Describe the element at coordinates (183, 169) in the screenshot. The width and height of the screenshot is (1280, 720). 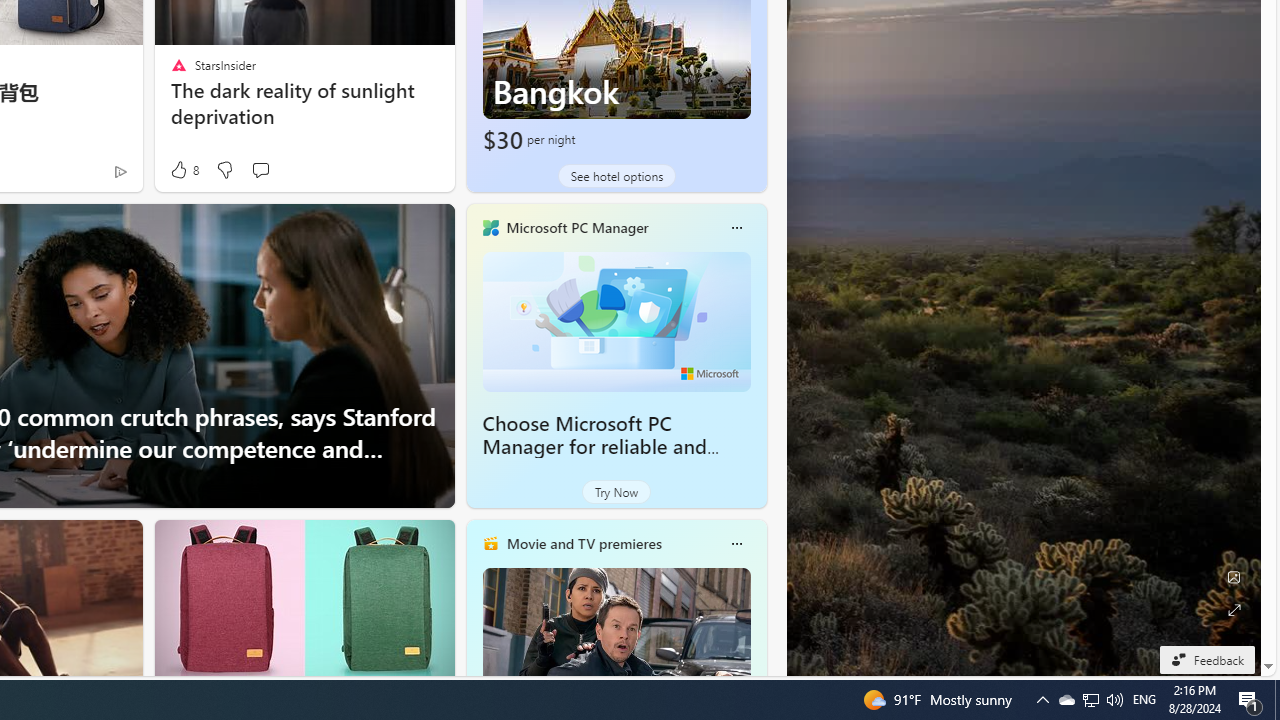
I see `'8 Like'` at that location.